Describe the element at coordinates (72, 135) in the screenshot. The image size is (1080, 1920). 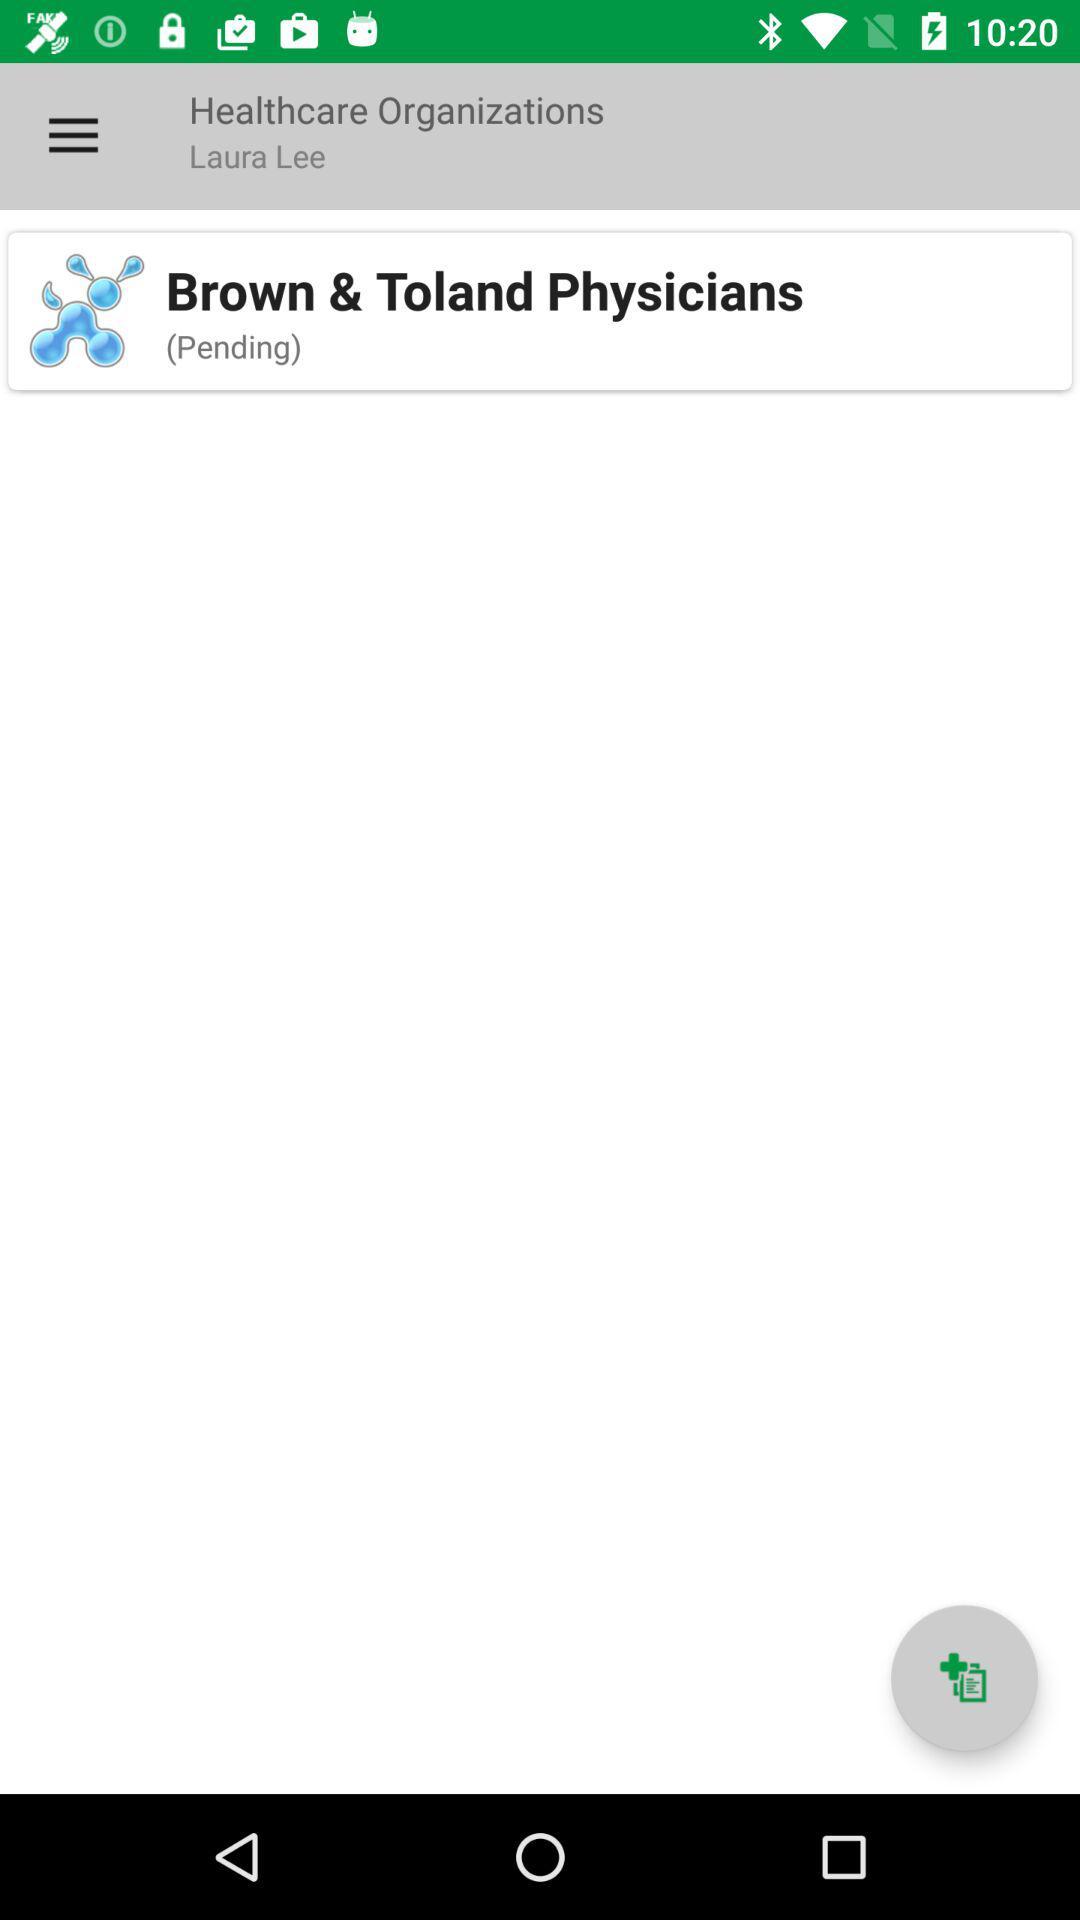
I see `the icon to the left of the healthcare organizations item` at that location.